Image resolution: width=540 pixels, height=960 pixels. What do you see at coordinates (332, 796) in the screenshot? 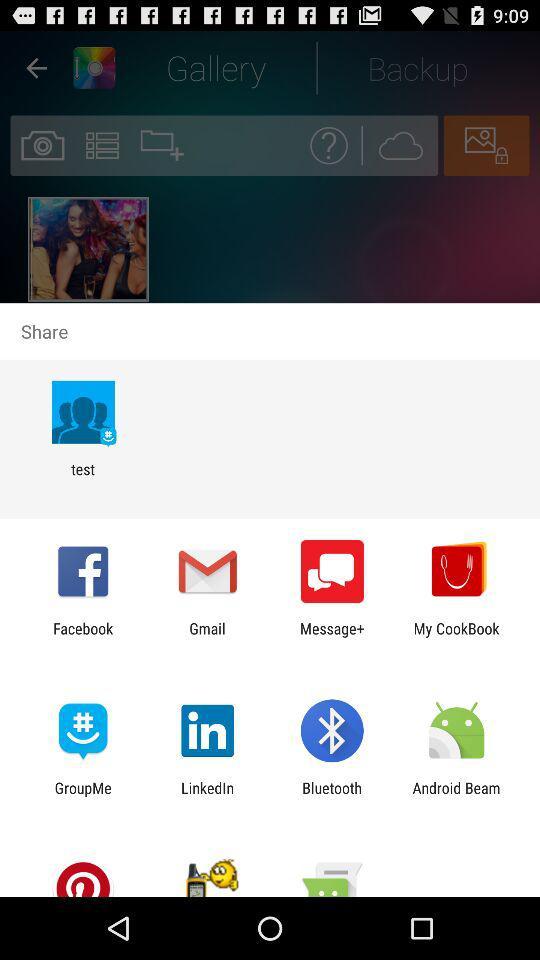
I see `the icon to the left of android beam app` at bounding box center [332, 796].